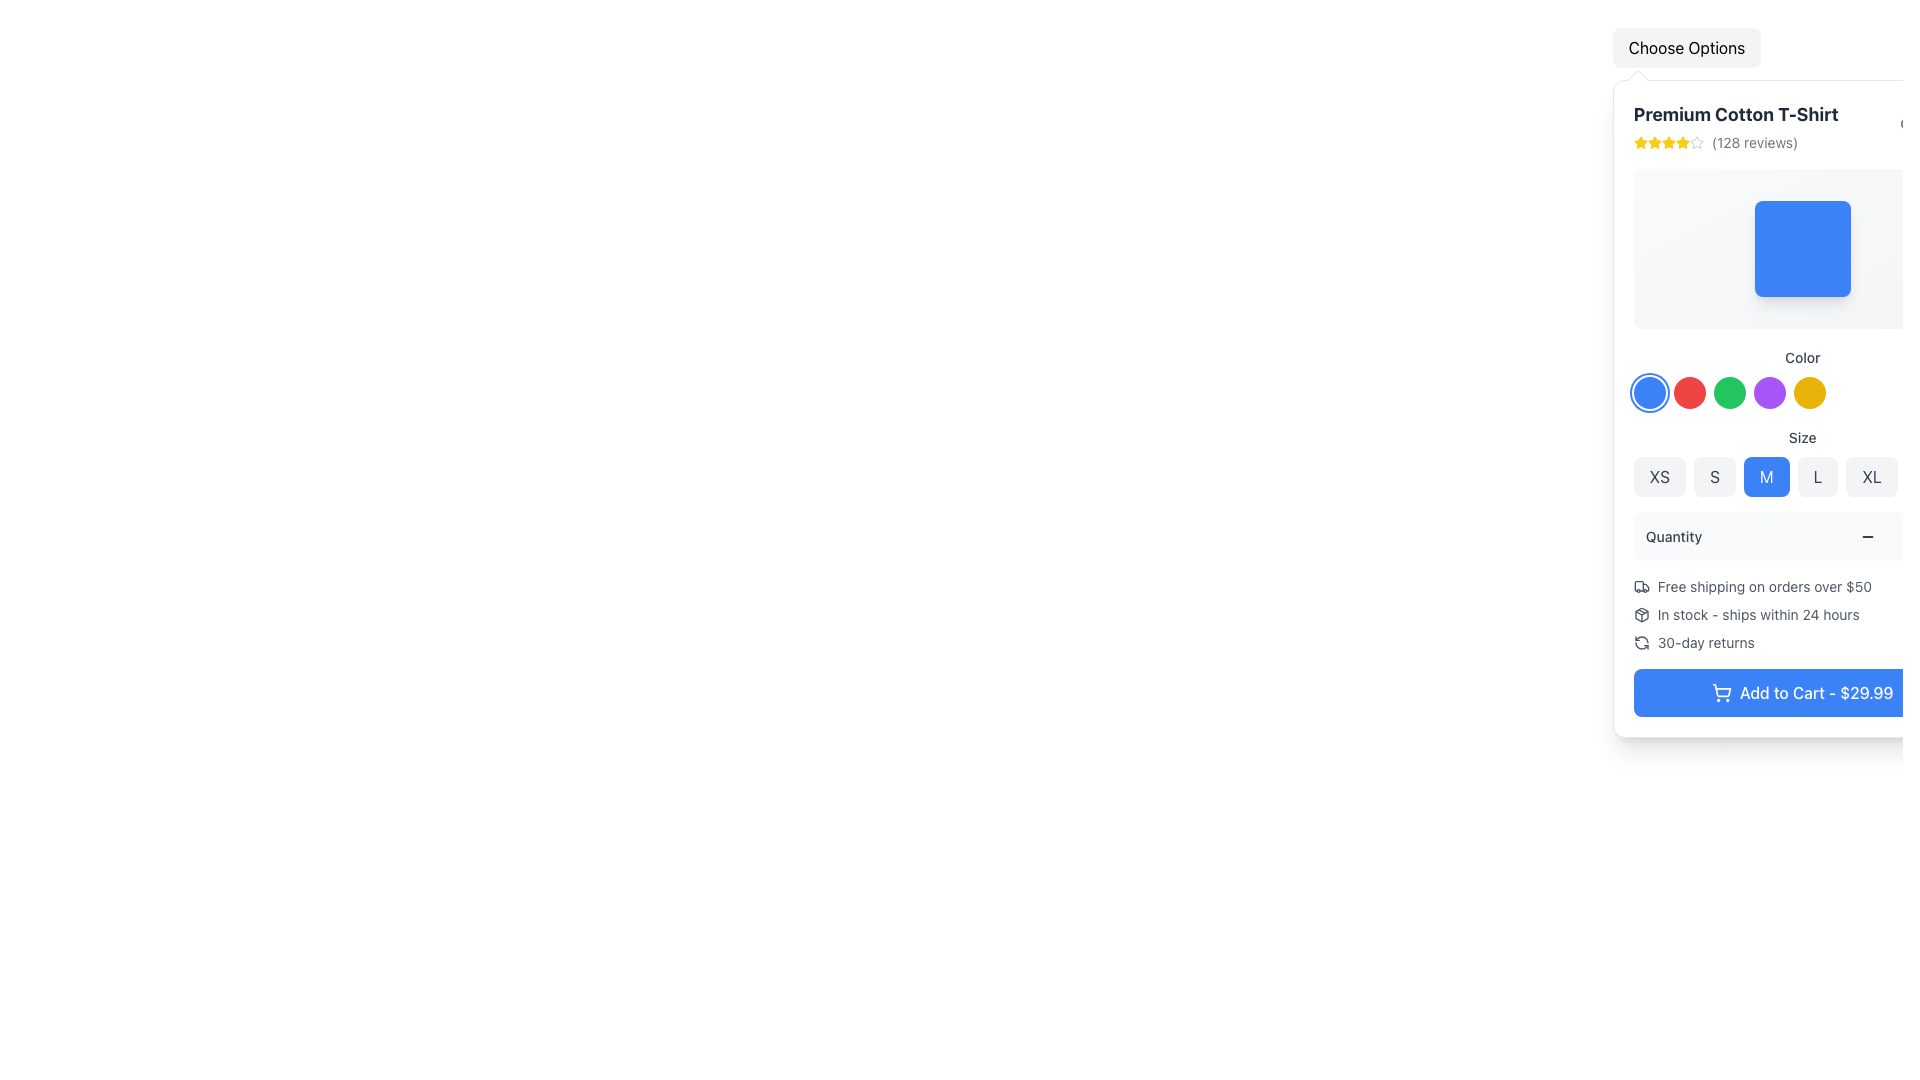 This screenshot has width=1920, height=1080. What do you see at coordinates (1674, 535) in the screenshot?
I see `the label in the upper-left part of the quantity adjustment area, which clarifies its functionality as a quantity adjustment section` at bounding box center [1674, 535].